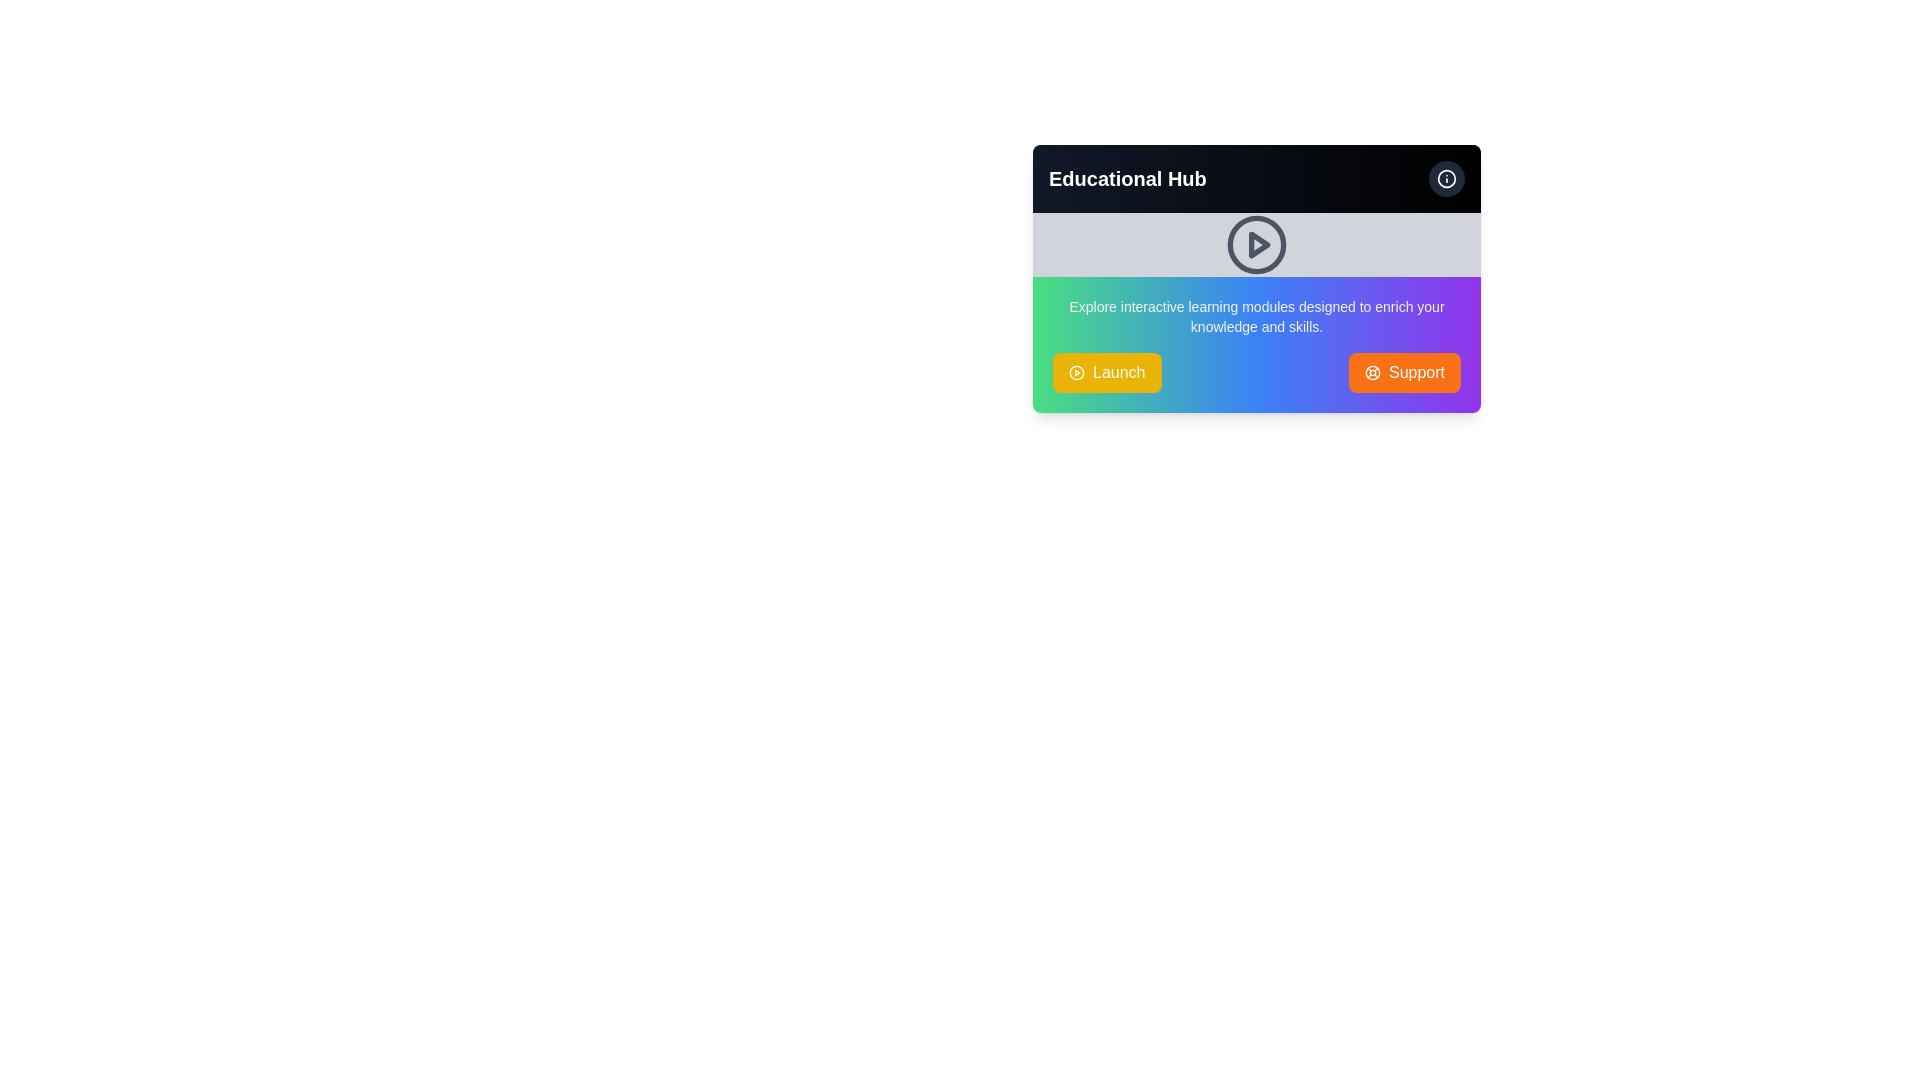 The image size is (1920, 1080). Describe the element at coordinates (1371, 373) in the screenshot. I see `the small circular lifebuoy icon located on the left portion of the orange 'Support' button, which is at the bottom right of the card interface` at that location.